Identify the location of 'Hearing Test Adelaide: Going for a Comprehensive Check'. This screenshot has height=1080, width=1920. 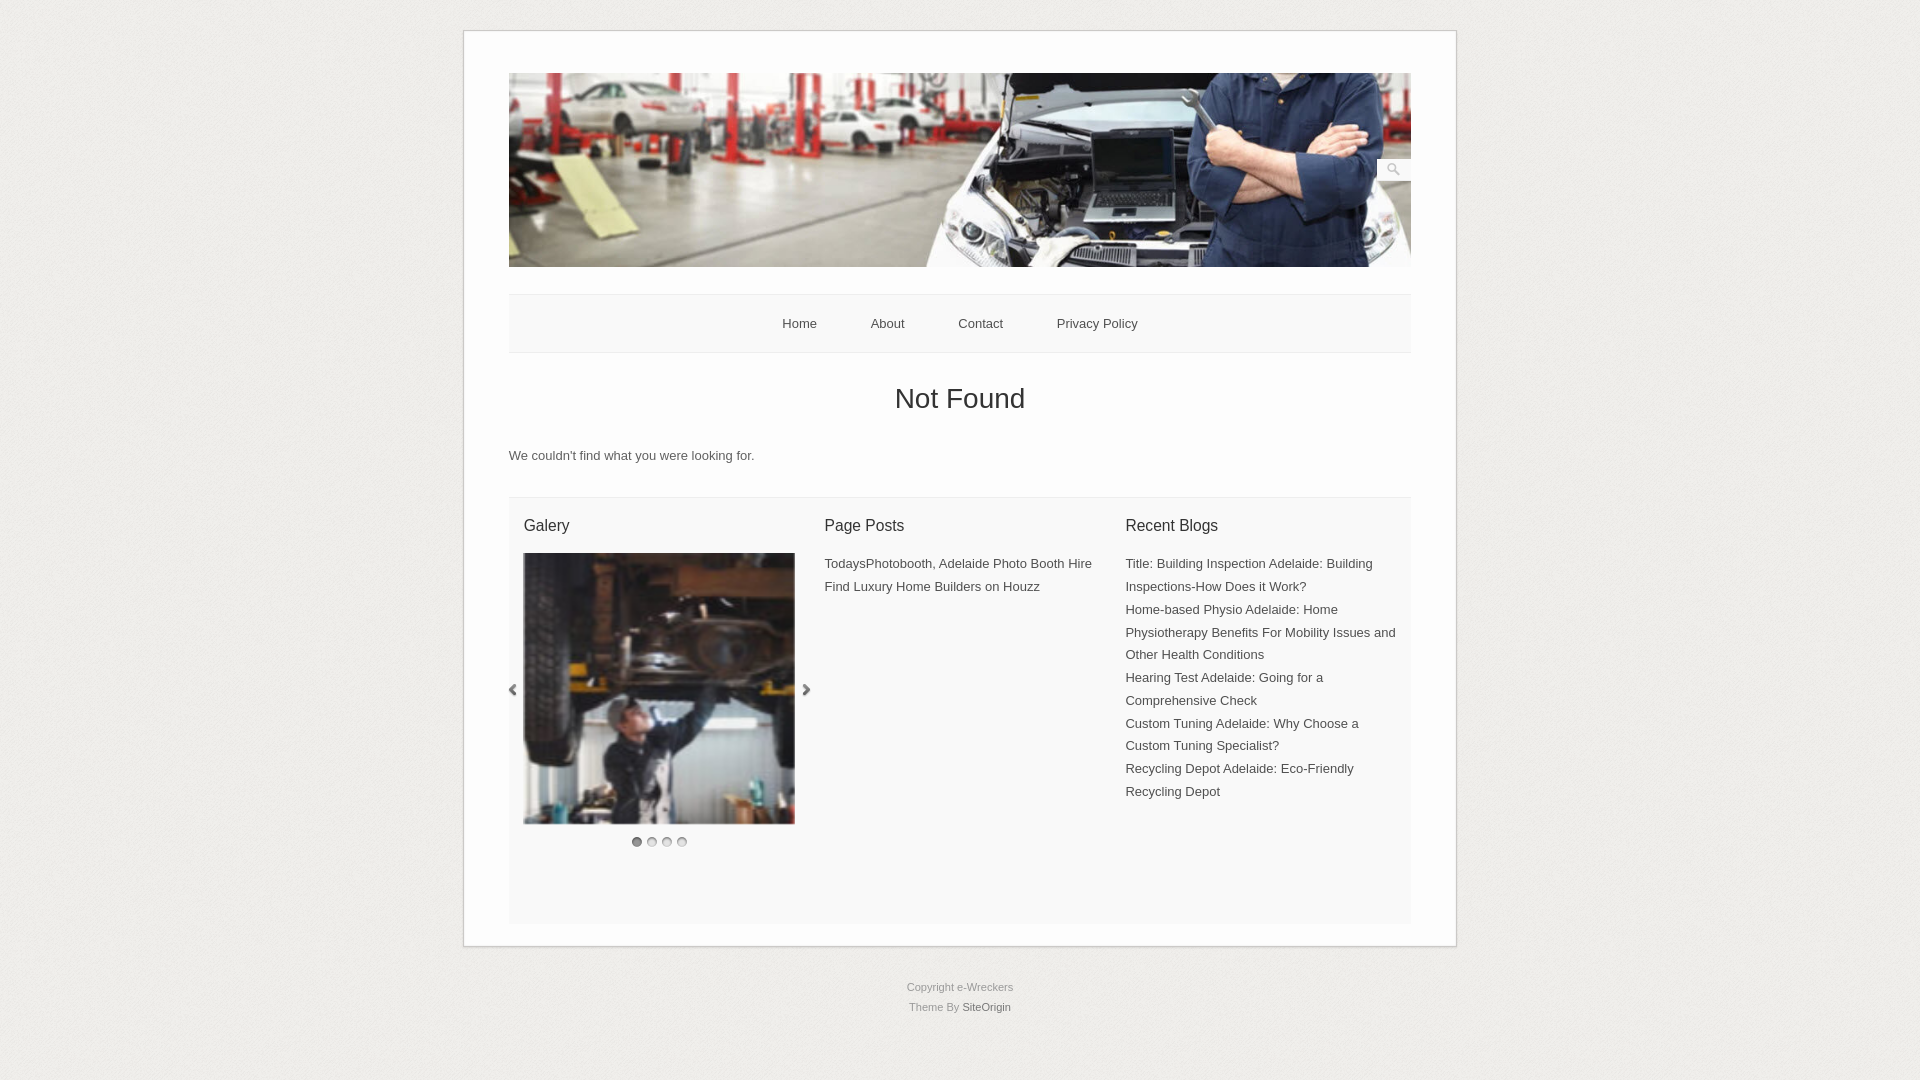
(1223, 688).